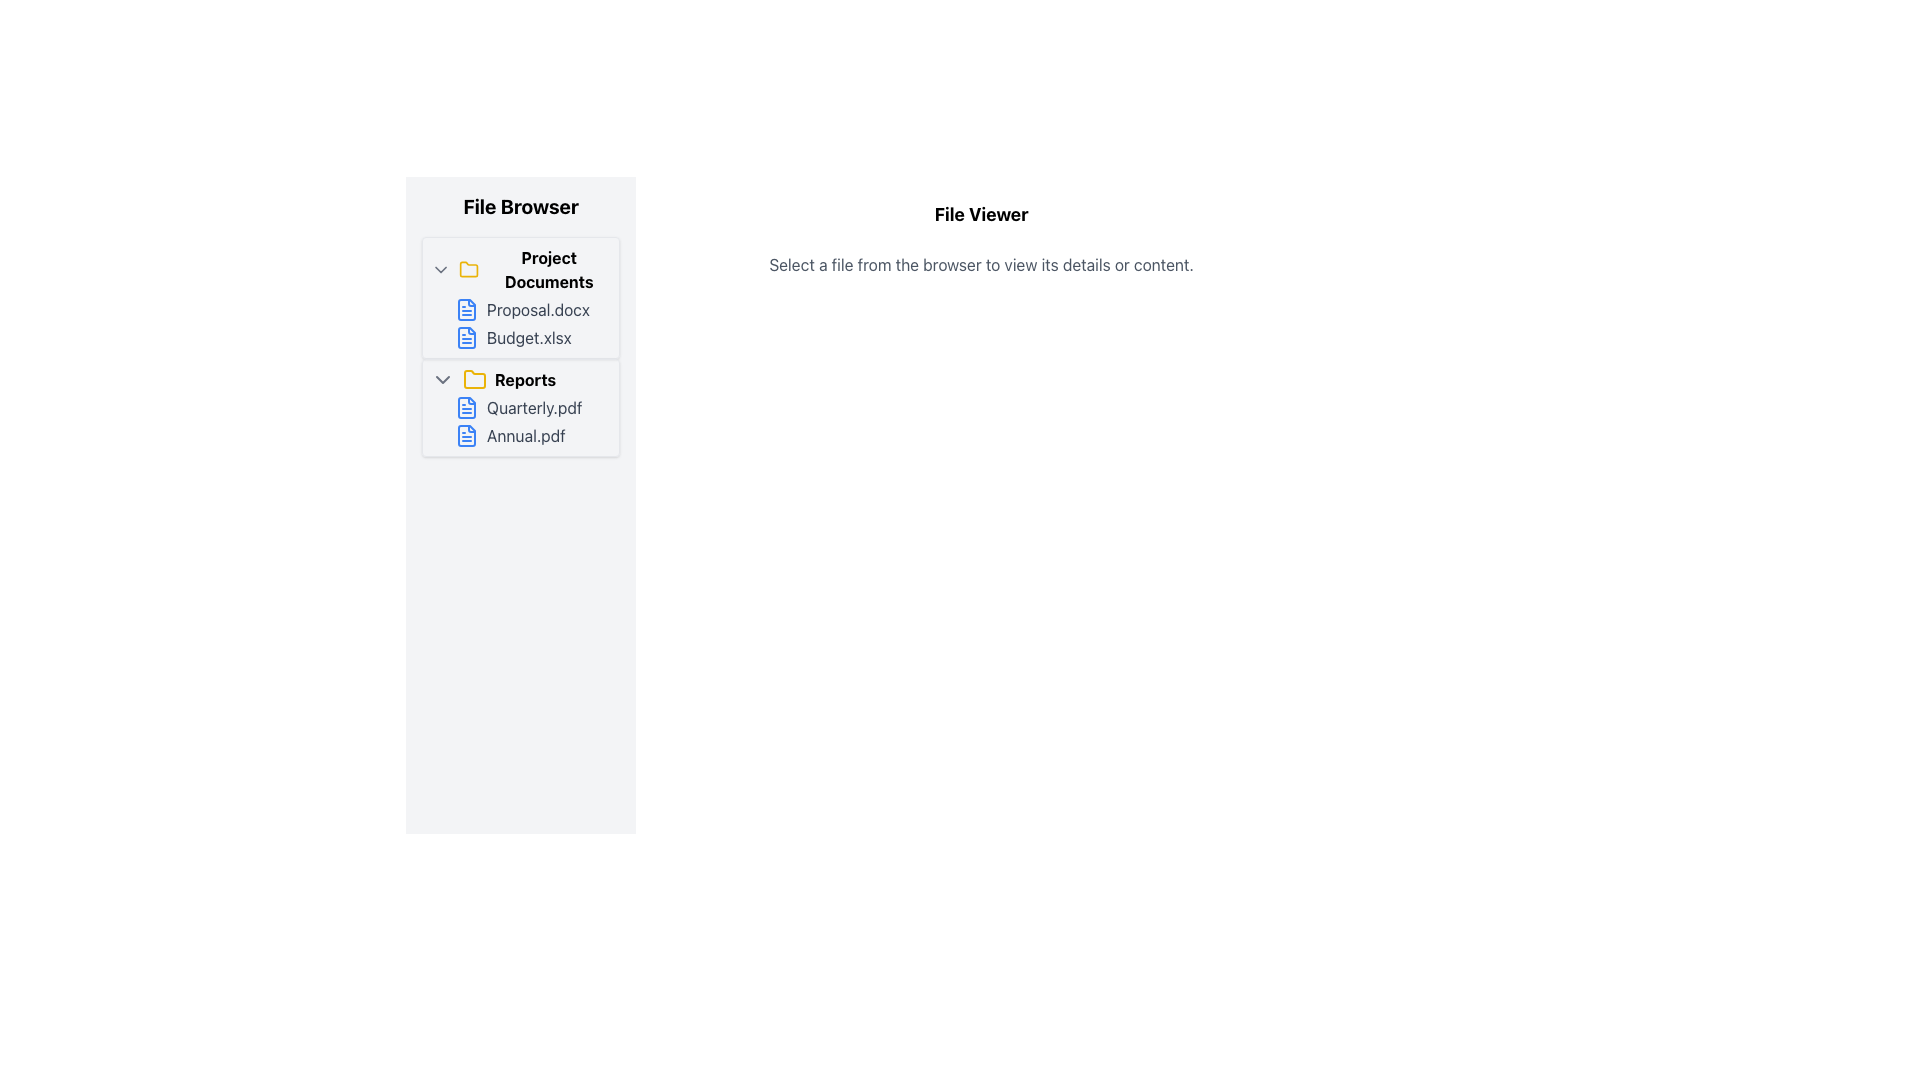 The image size is (1920, 1080). What do you see at coordinates (440, 270) in the screenshot?
I see `the chevron-down icon next to the 'Project Documents' label to trigger the tooltip or style change` at bounding box center [440, 270].